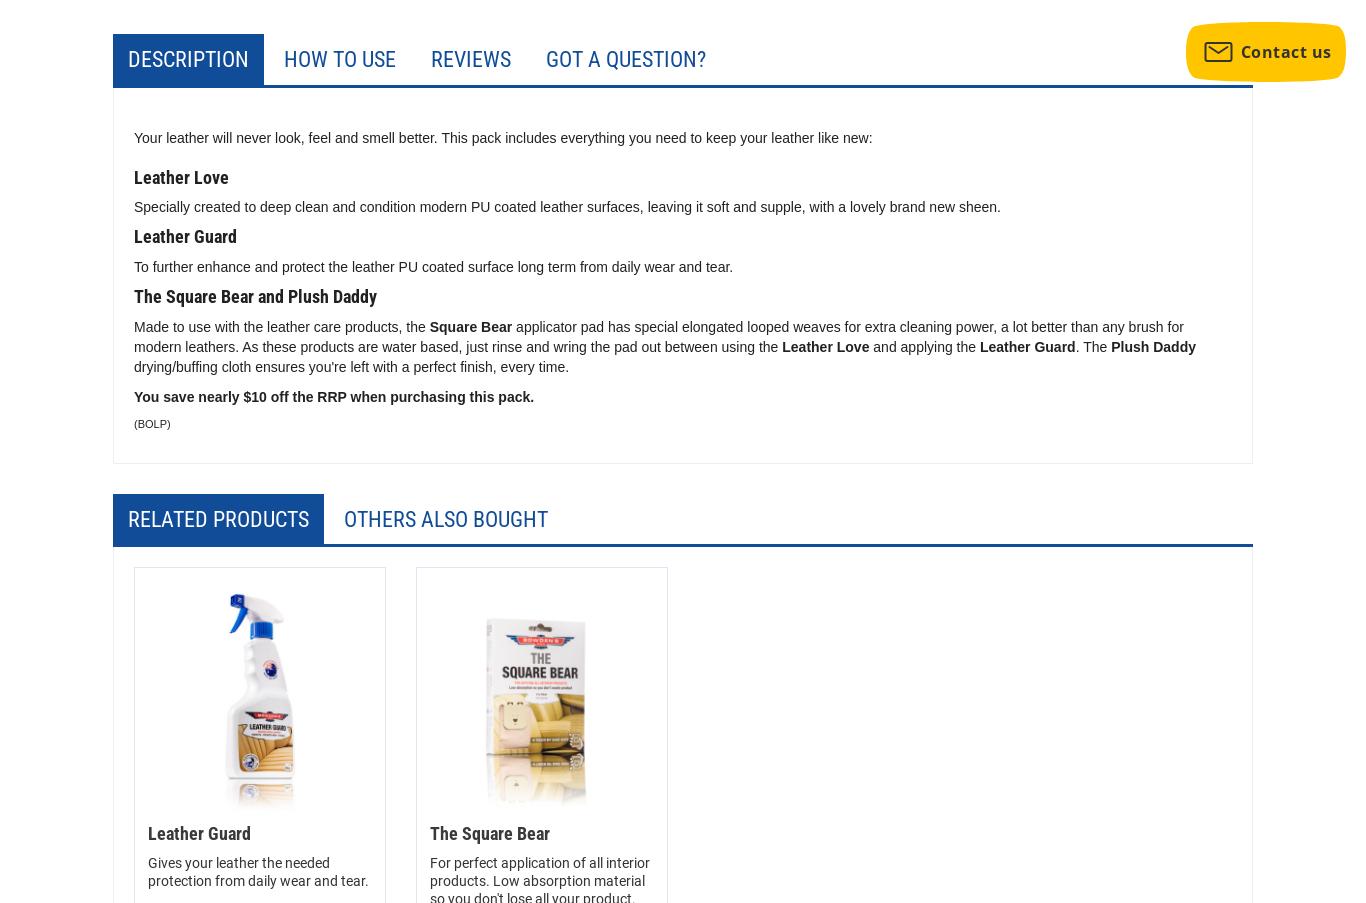 This screenshot has width=1366, height=903. What do you see at coordinates (151, 421) in the screenshot?
I see `'BOLP'` at bounding box center [151, 421].